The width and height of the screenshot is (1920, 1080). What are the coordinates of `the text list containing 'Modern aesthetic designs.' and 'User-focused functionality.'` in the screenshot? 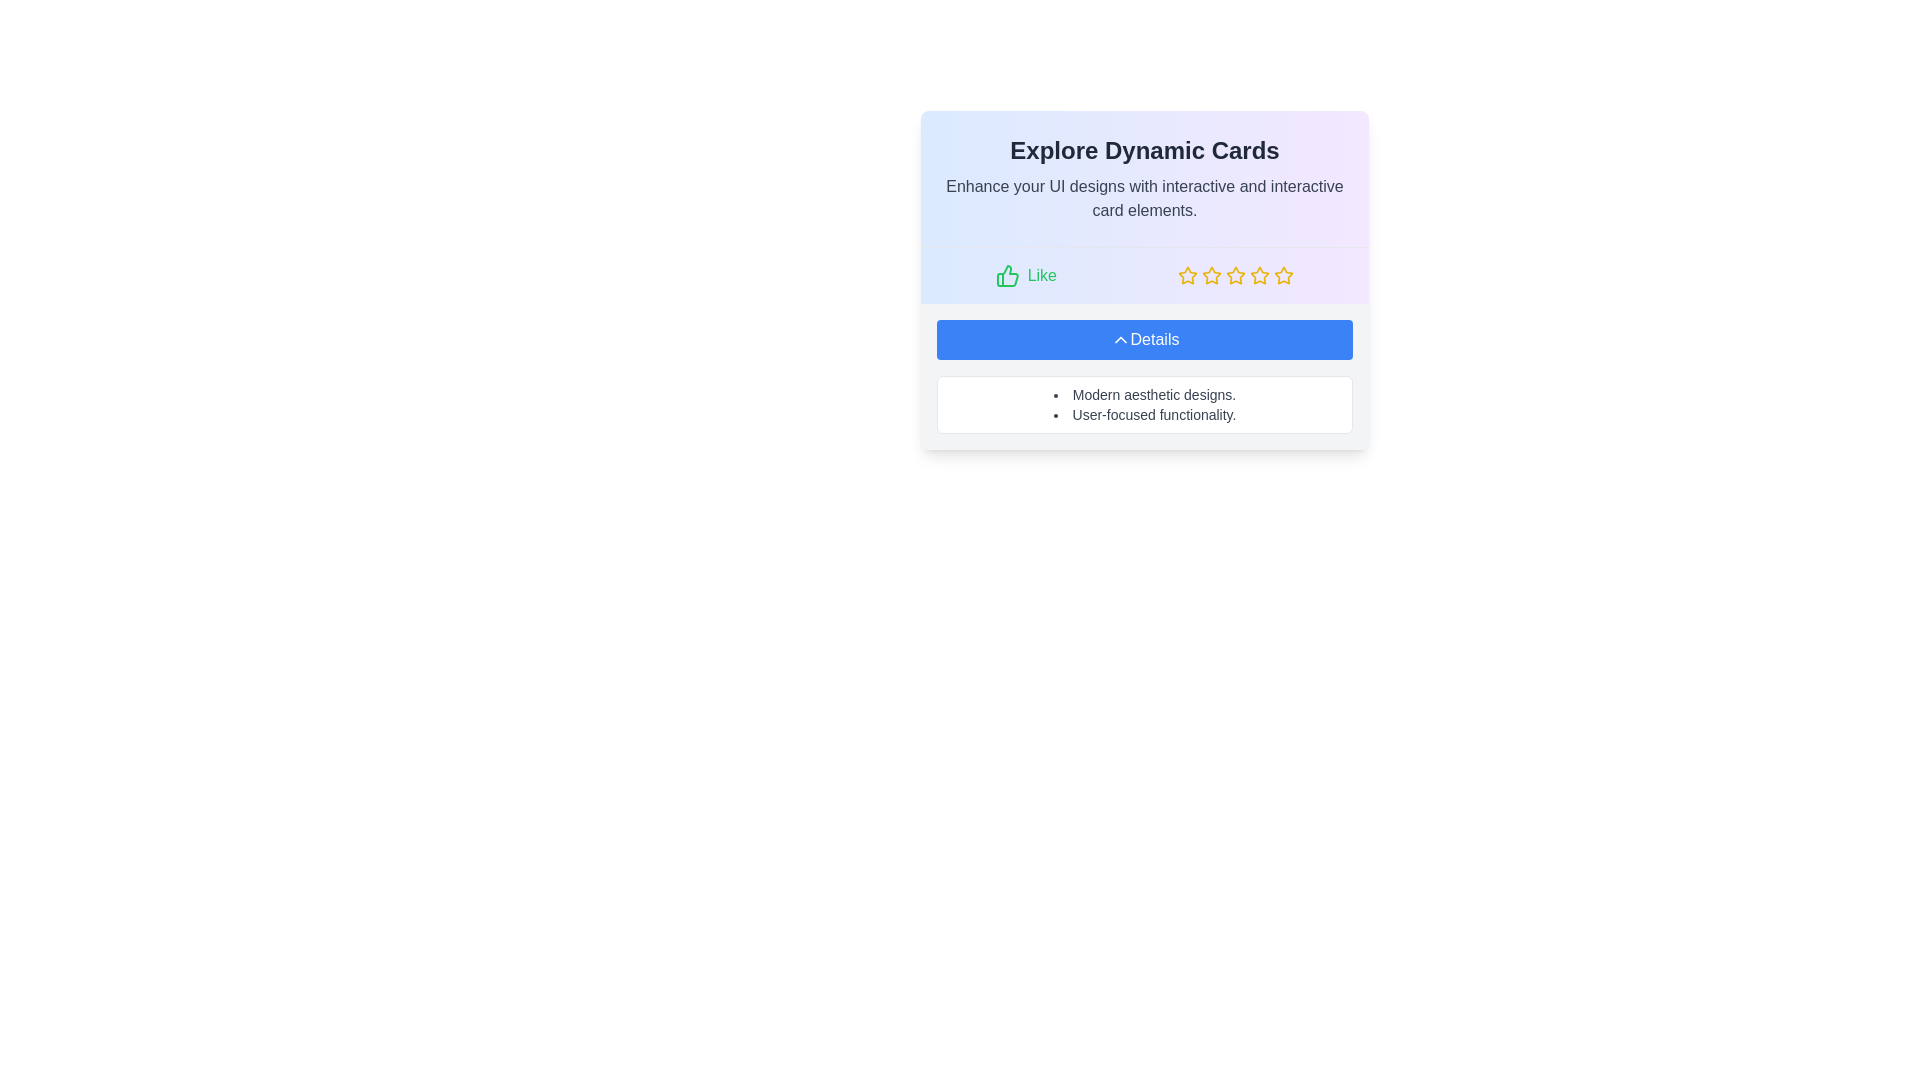 It's located at (1145, 405).